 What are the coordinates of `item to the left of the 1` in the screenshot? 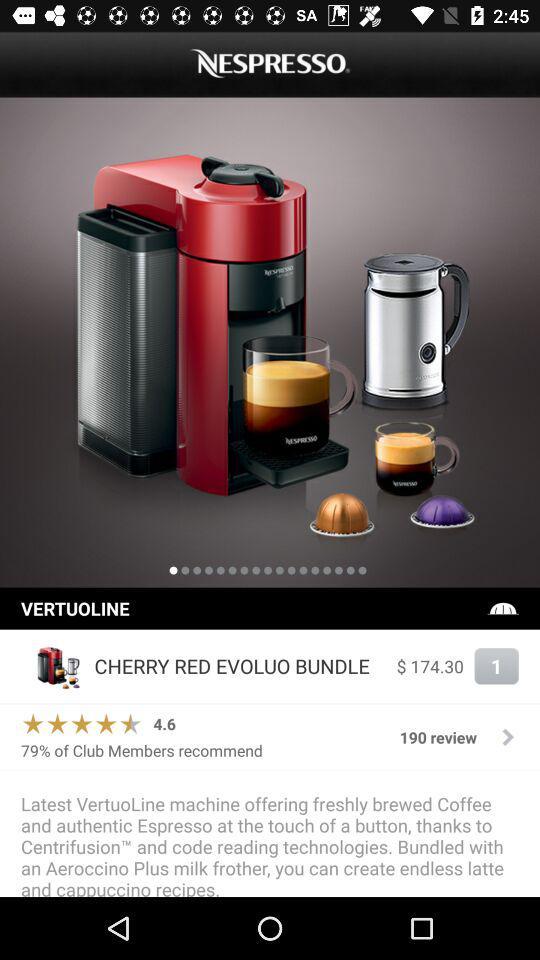 It's located at (429, 666).